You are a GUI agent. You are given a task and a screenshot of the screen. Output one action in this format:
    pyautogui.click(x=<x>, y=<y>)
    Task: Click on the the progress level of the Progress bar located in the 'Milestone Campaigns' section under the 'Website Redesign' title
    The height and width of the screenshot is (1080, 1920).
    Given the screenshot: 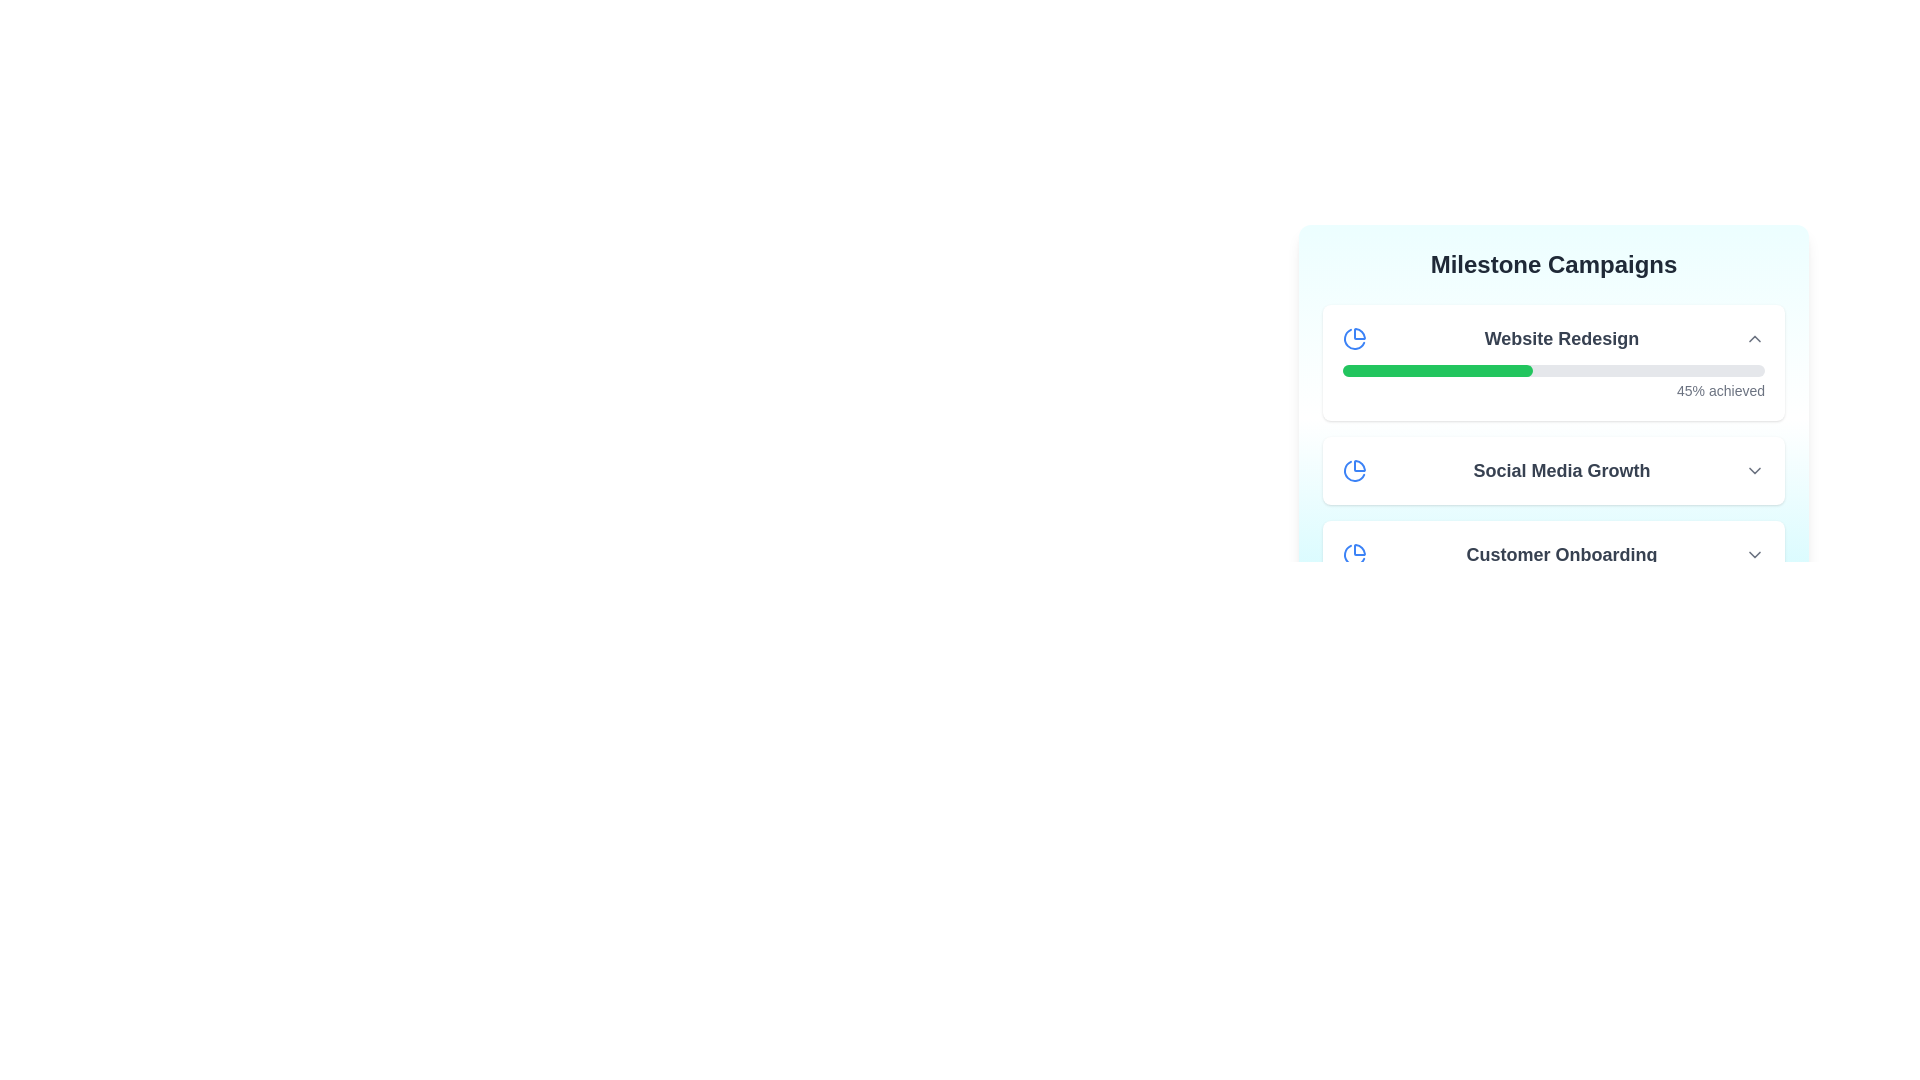 What is the action you would take?
    pyautogui.click(x=1553, y=381)
    